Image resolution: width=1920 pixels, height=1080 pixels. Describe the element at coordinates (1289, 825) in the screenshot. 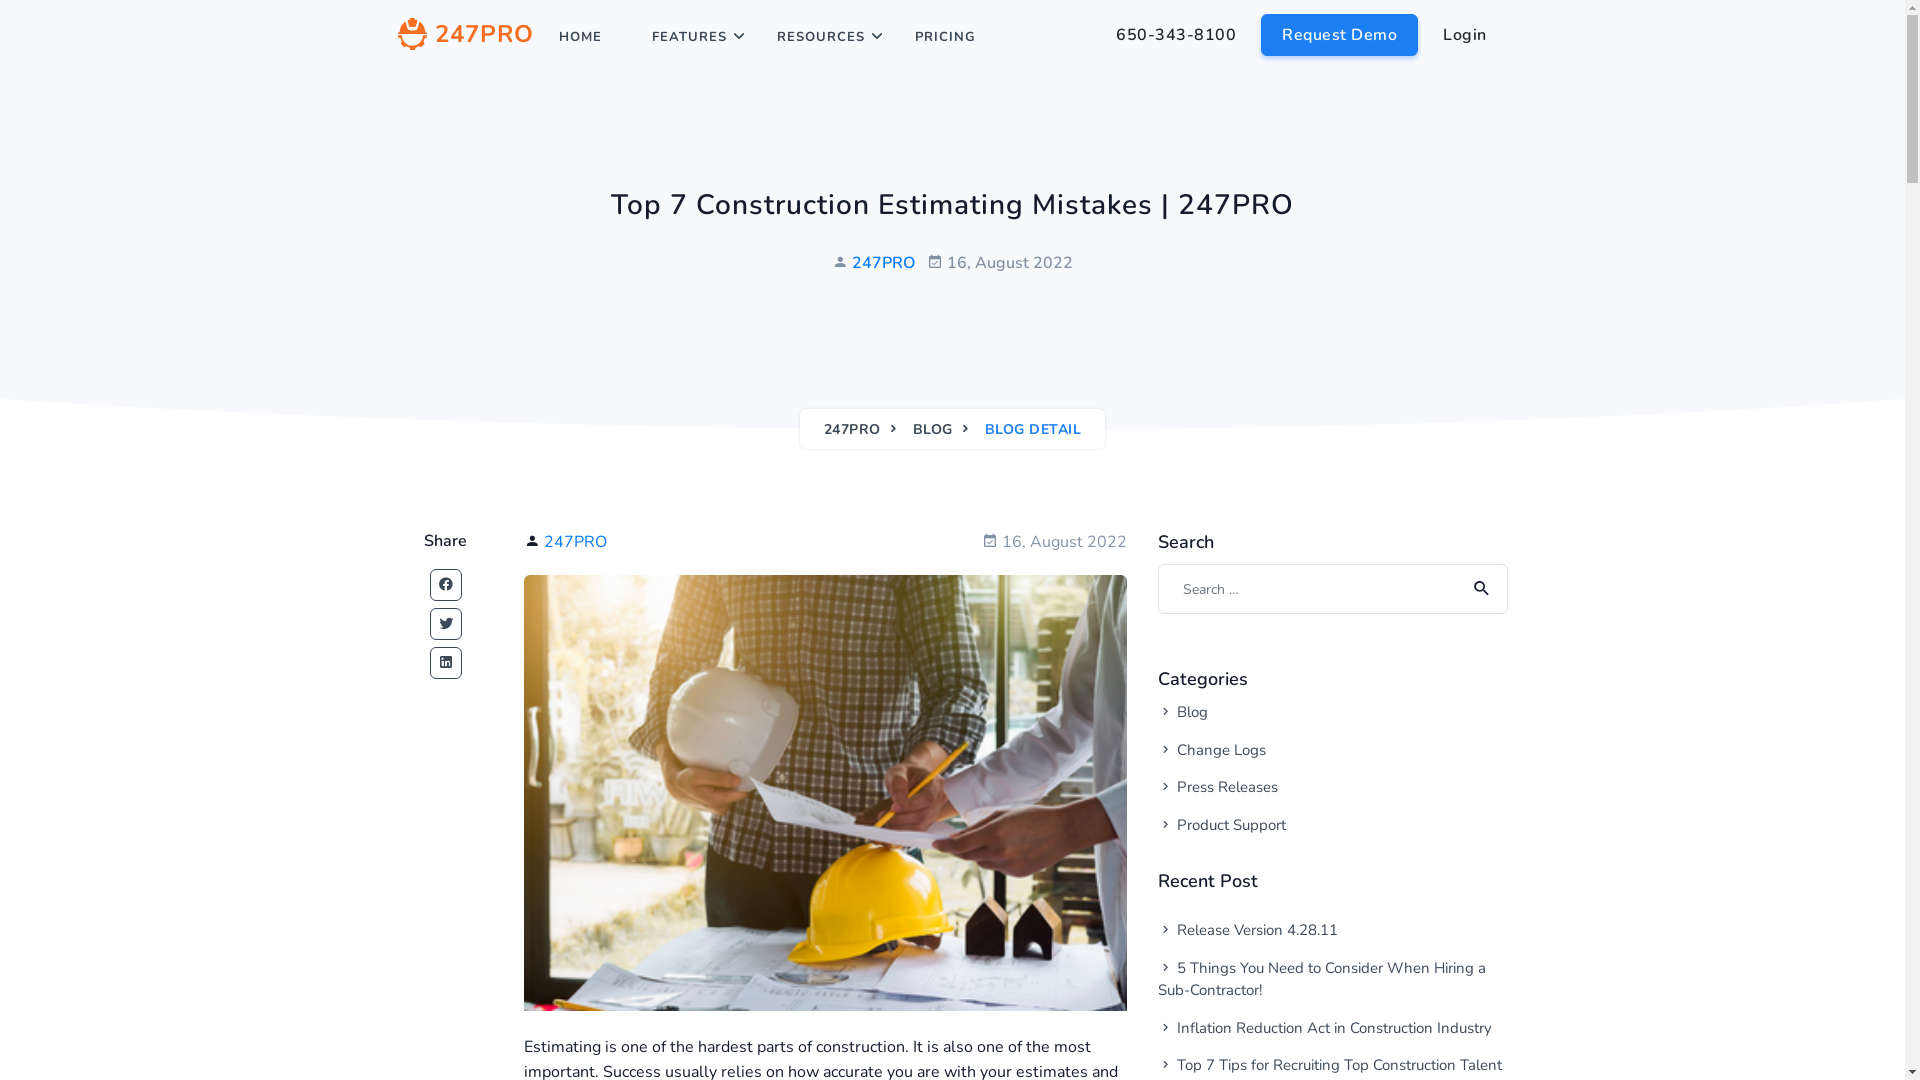

I see `'Product Support'` at that location.